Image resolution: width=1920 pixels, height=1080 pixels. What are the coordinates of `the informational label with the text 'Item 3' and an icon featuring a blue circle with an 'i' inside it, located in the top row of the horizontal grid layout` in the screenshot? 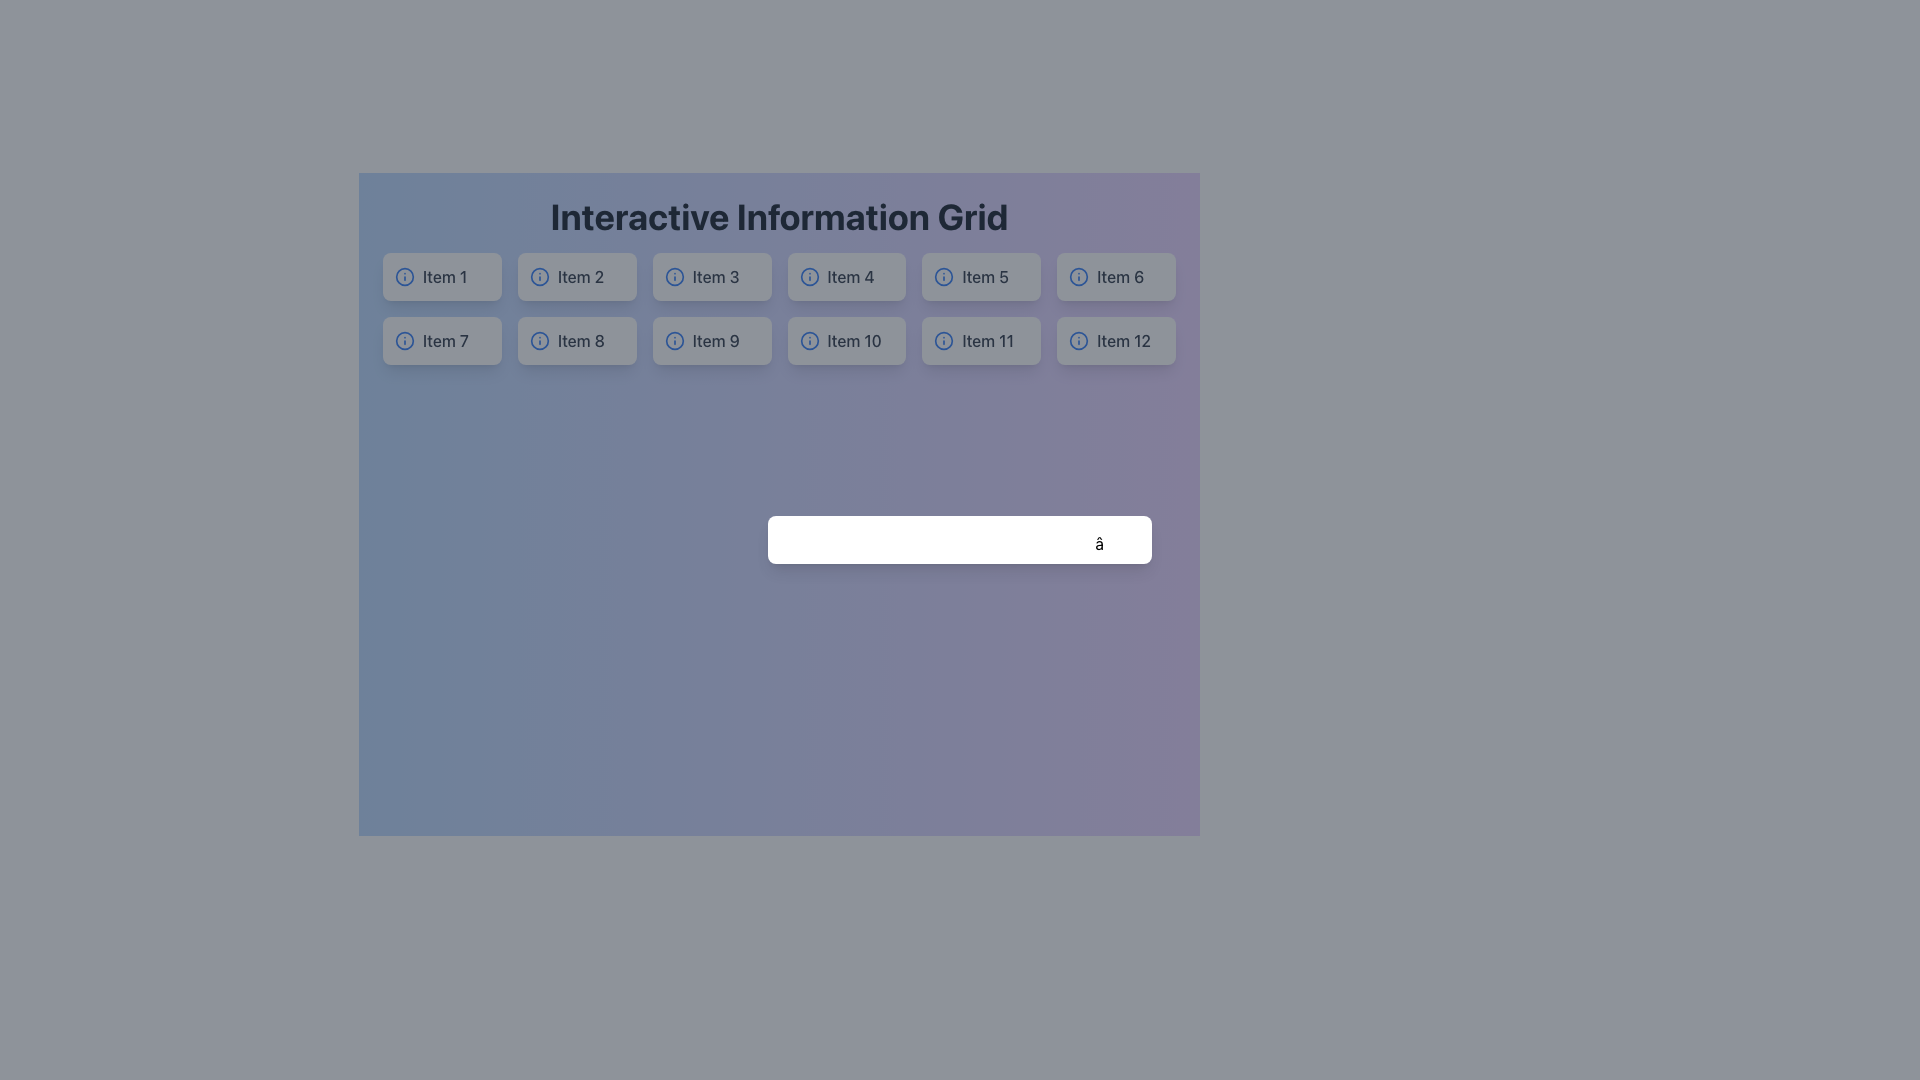 It's located at (712, 277).